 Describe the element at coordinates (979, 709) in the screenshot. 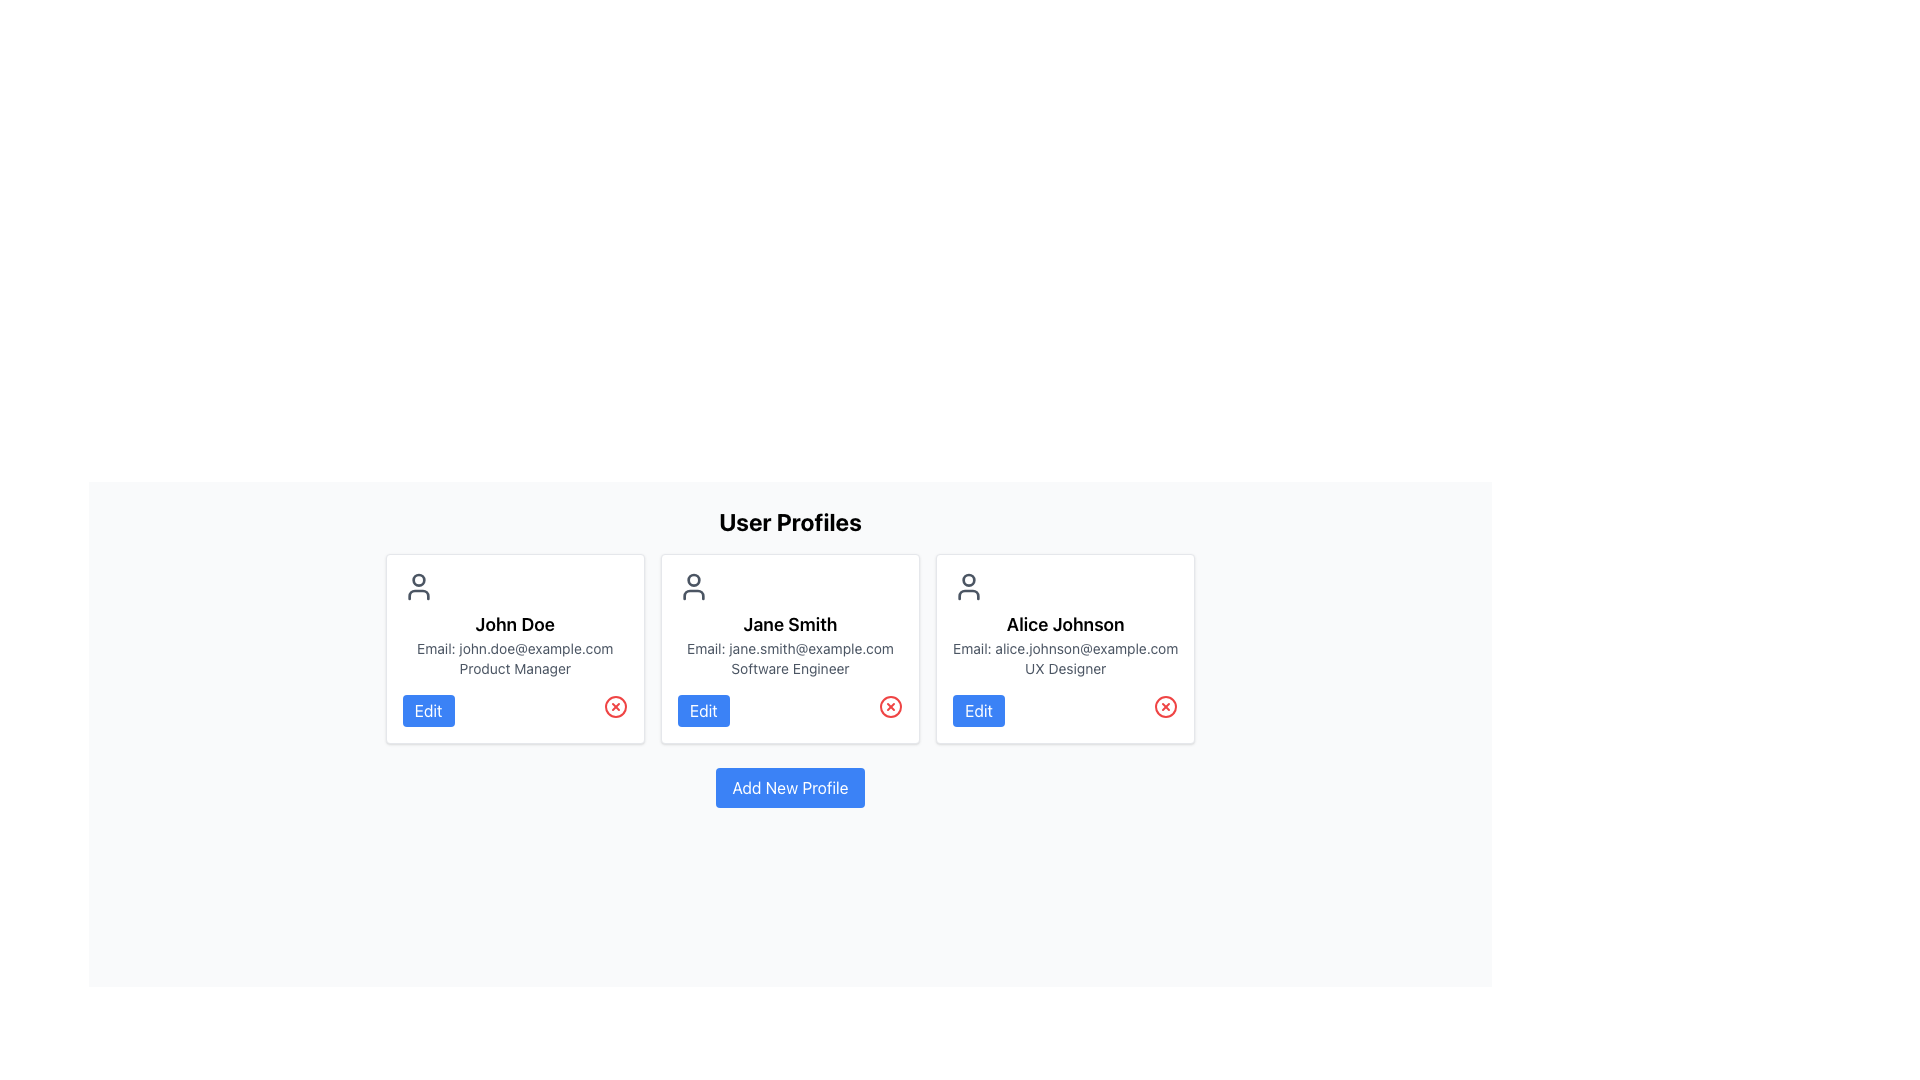

I see `the button that initiates editing the profile information of 'Alice Johnson', located in the 'User Profiles' section, next to a red circular icon` at that location.